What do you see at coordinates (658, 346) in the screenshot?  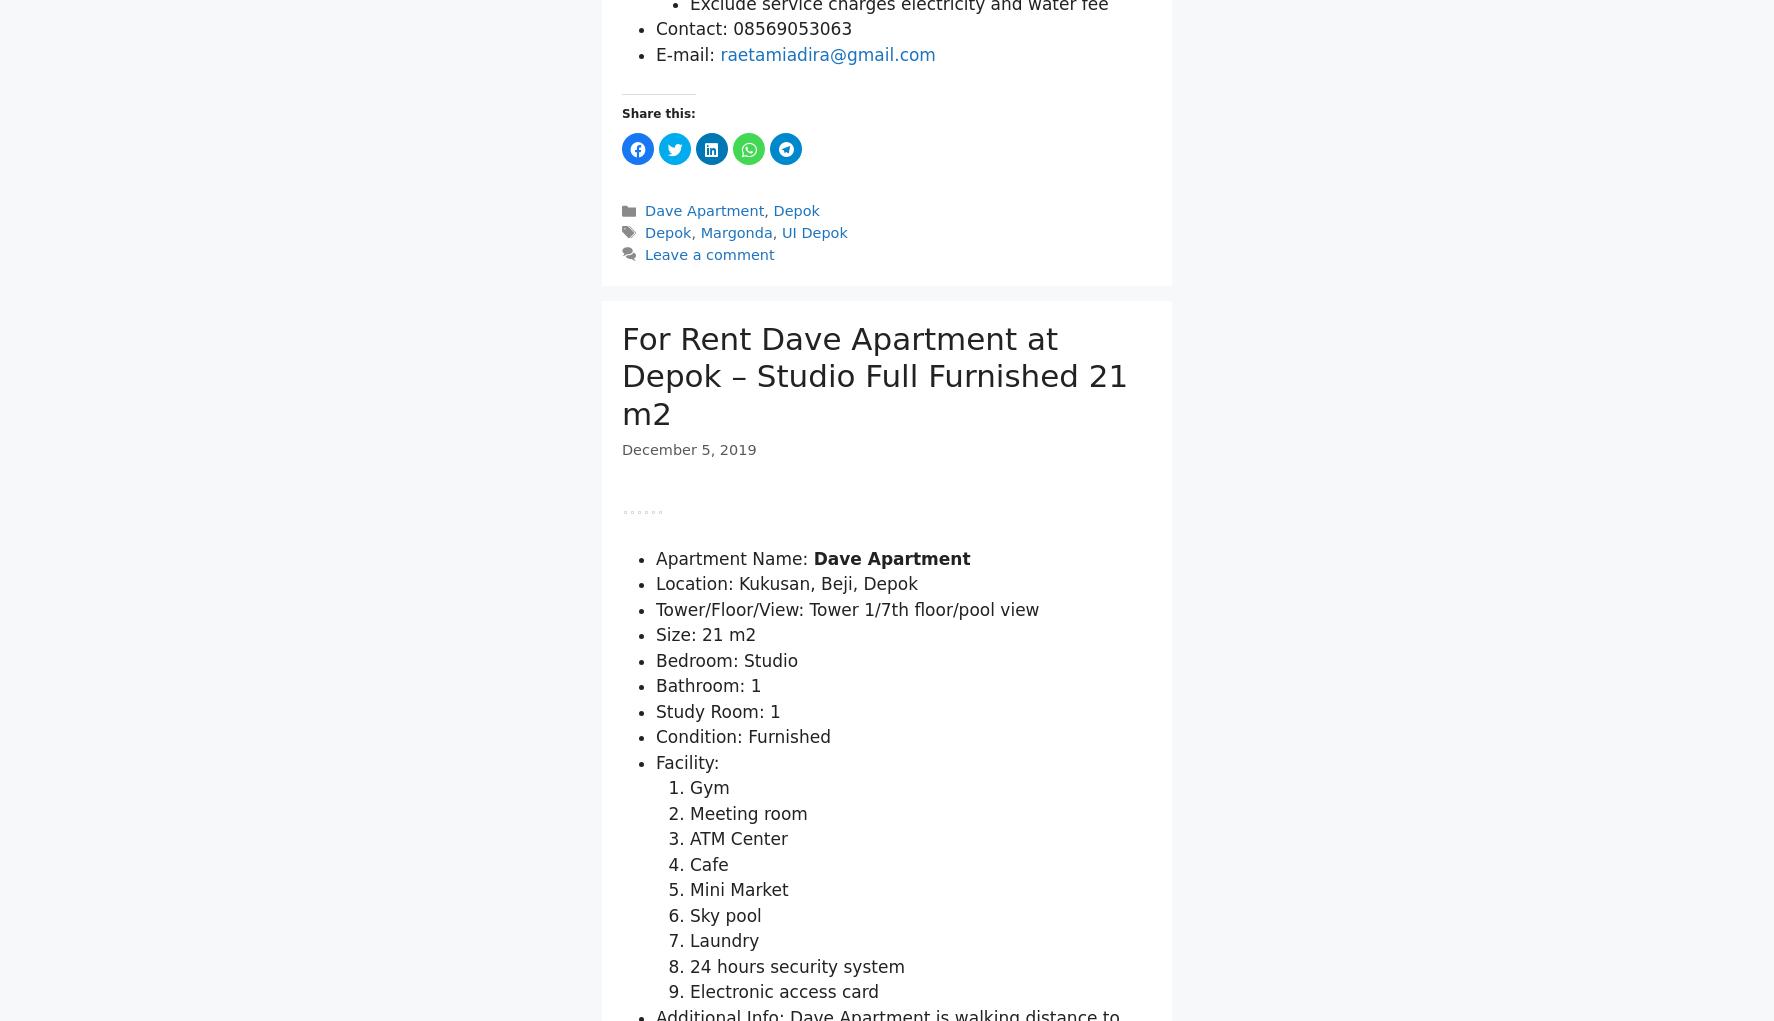 I see `'Share this:'` at bounding box center [658, 346].